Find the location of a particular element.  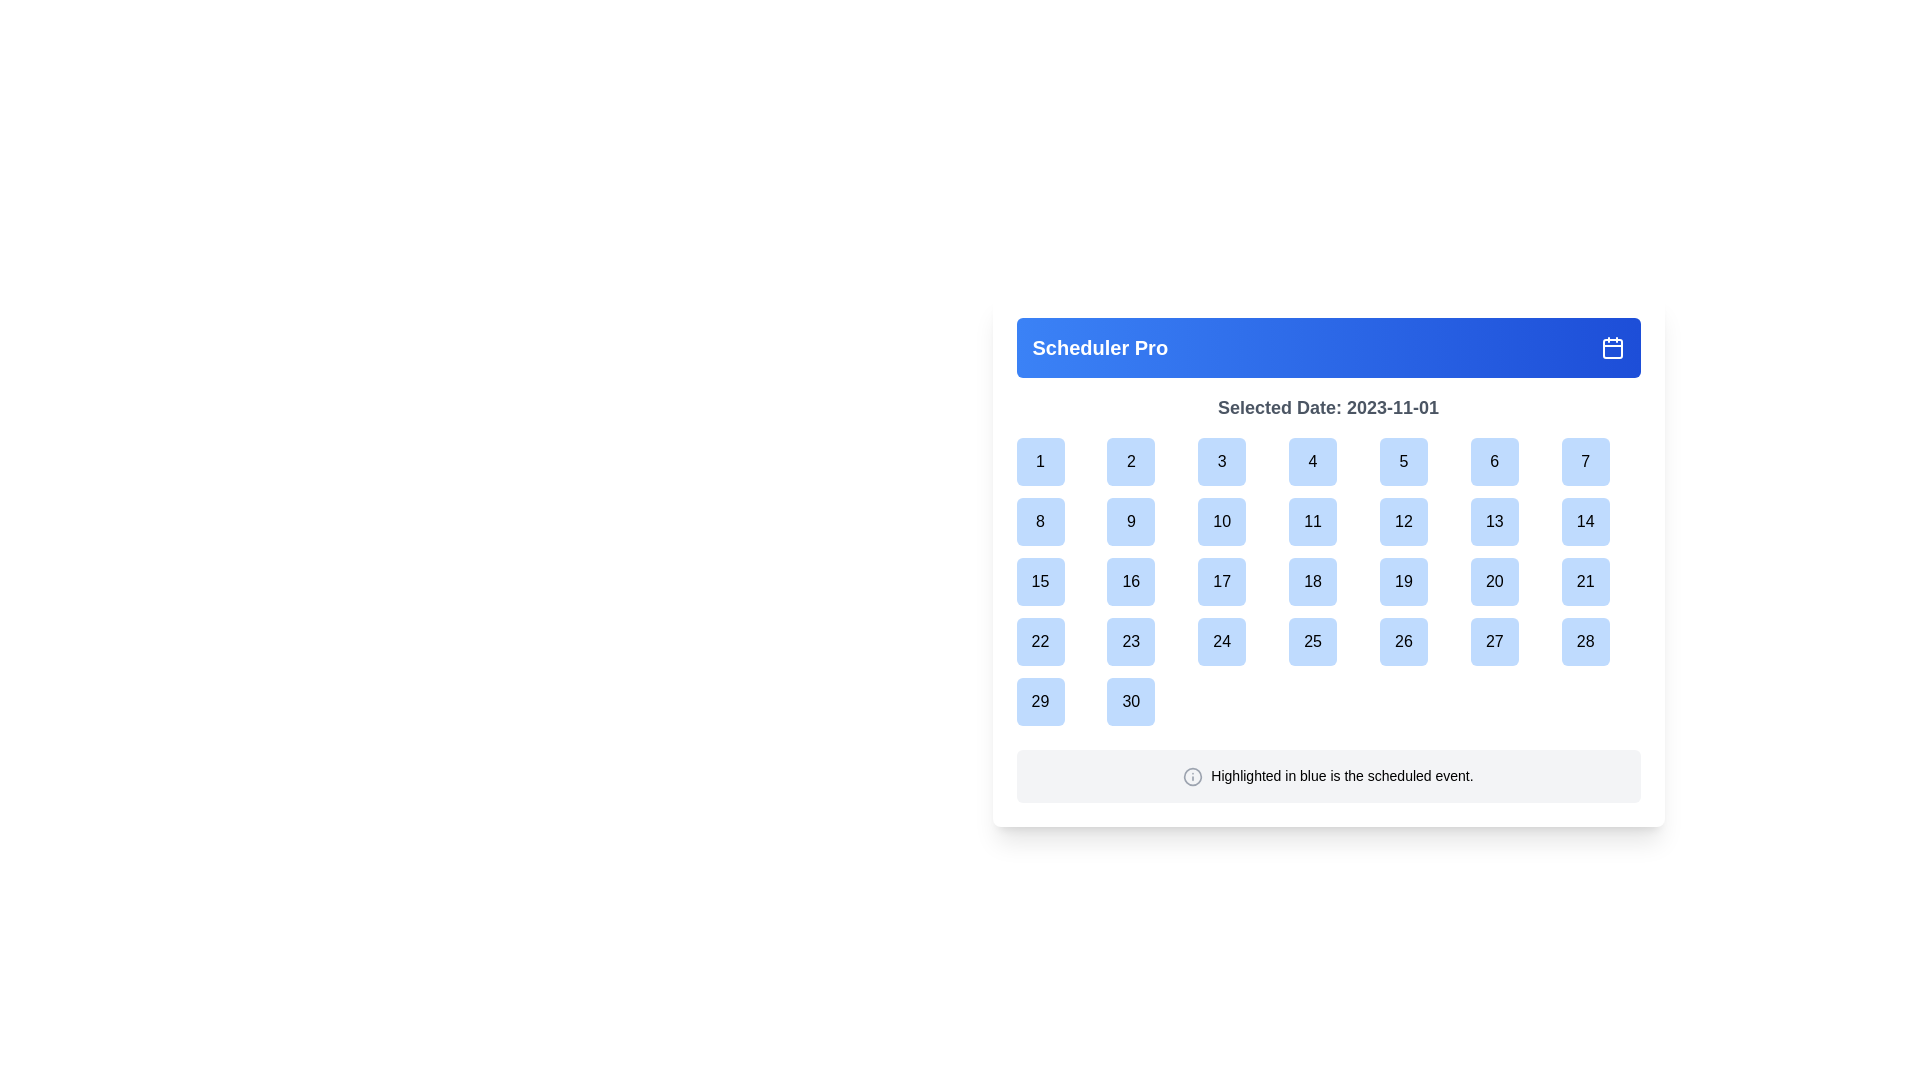

the calendar button representing the date '10', which is the fourth button is located at coordinates (1221, 520).